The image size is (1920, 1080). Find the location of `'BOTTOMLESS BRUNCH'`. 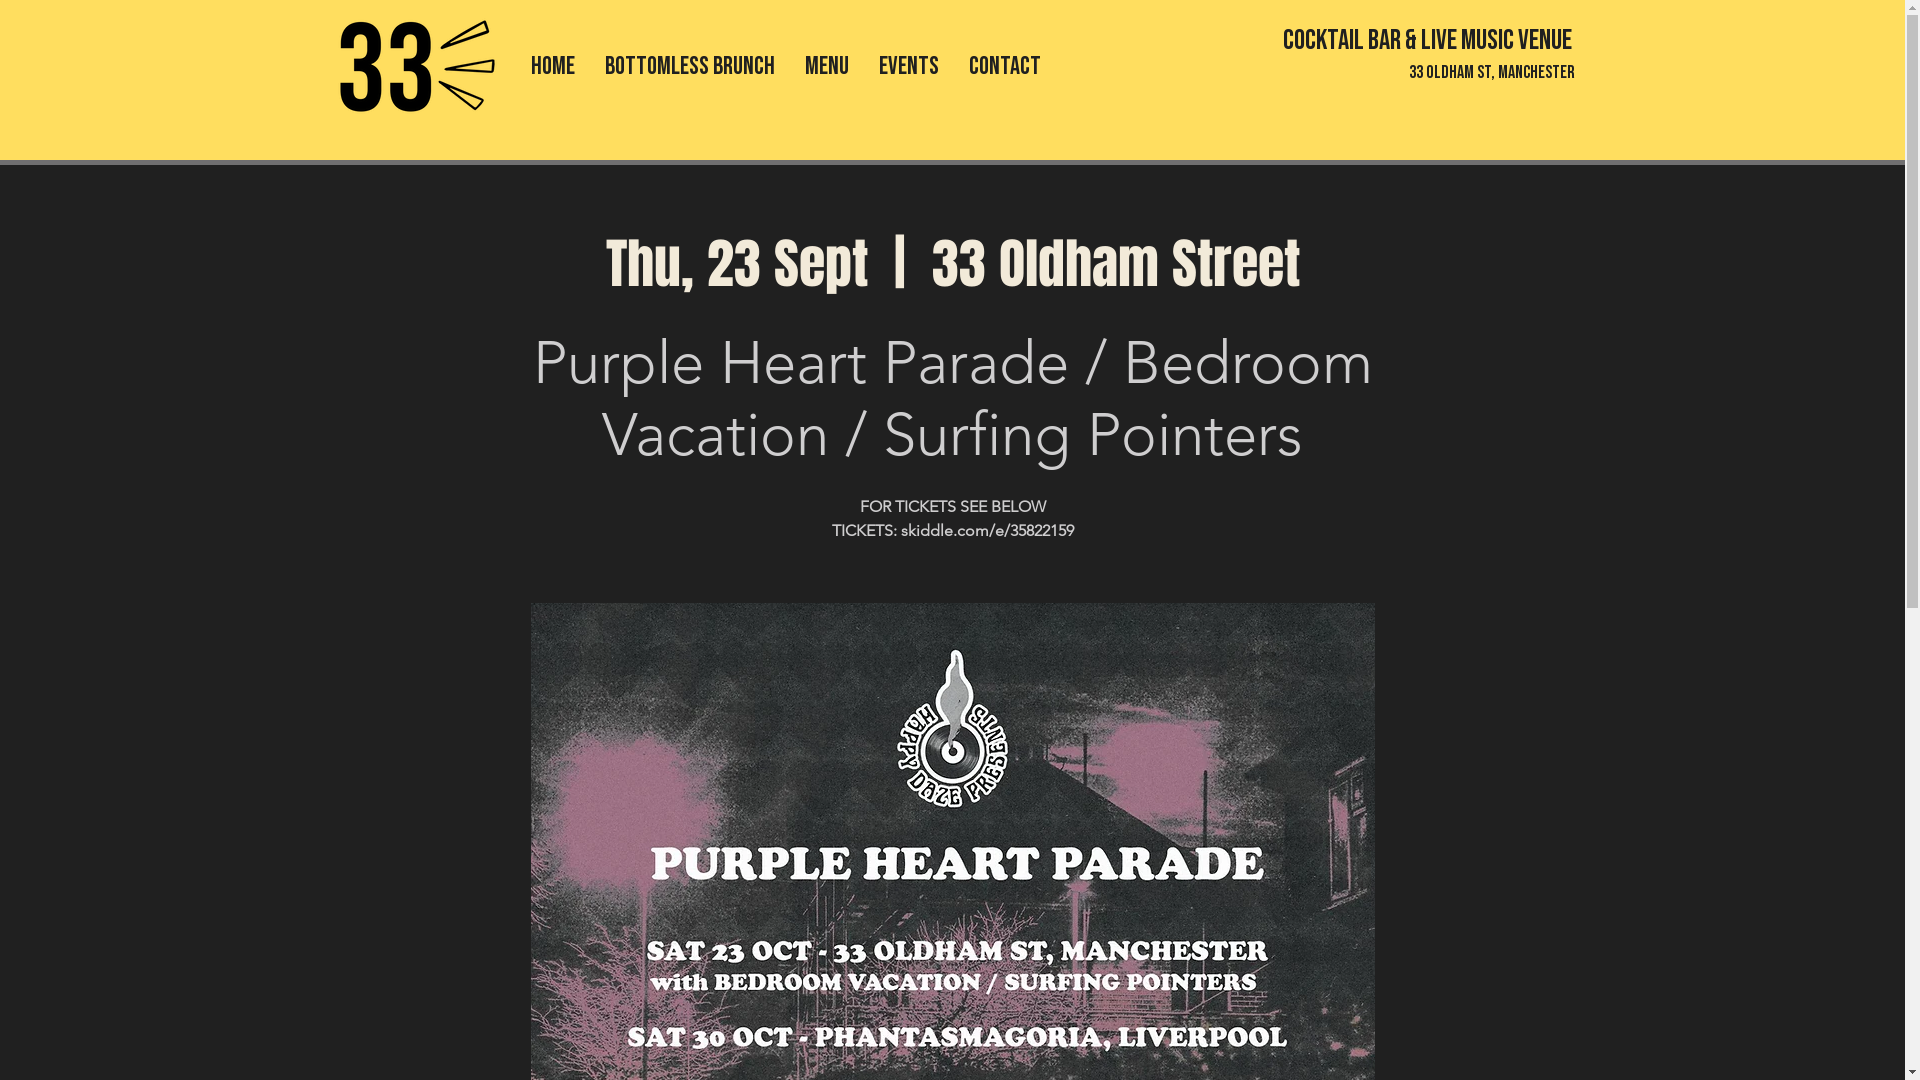

'BOTTOMLESS BRUNCH' is located at coordinates (690, 65).